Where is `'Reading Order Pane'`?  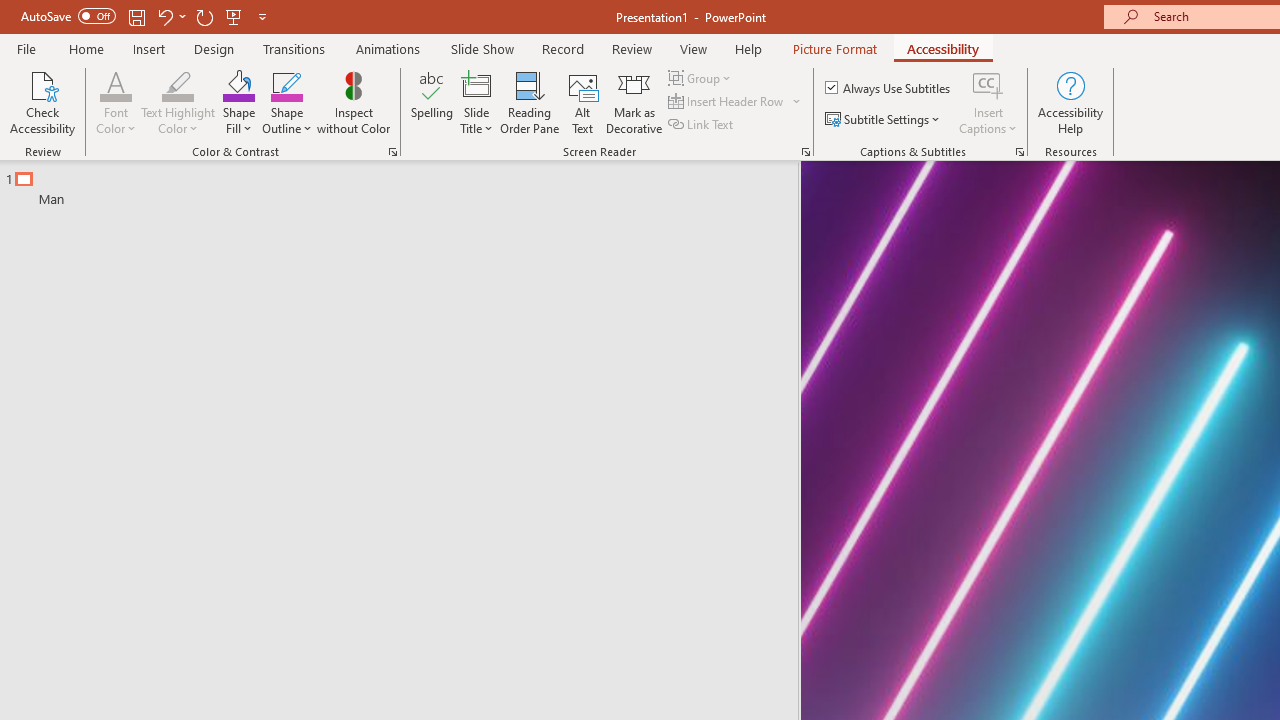 'Reading Order Pane' is located at coordinates (529, 103).